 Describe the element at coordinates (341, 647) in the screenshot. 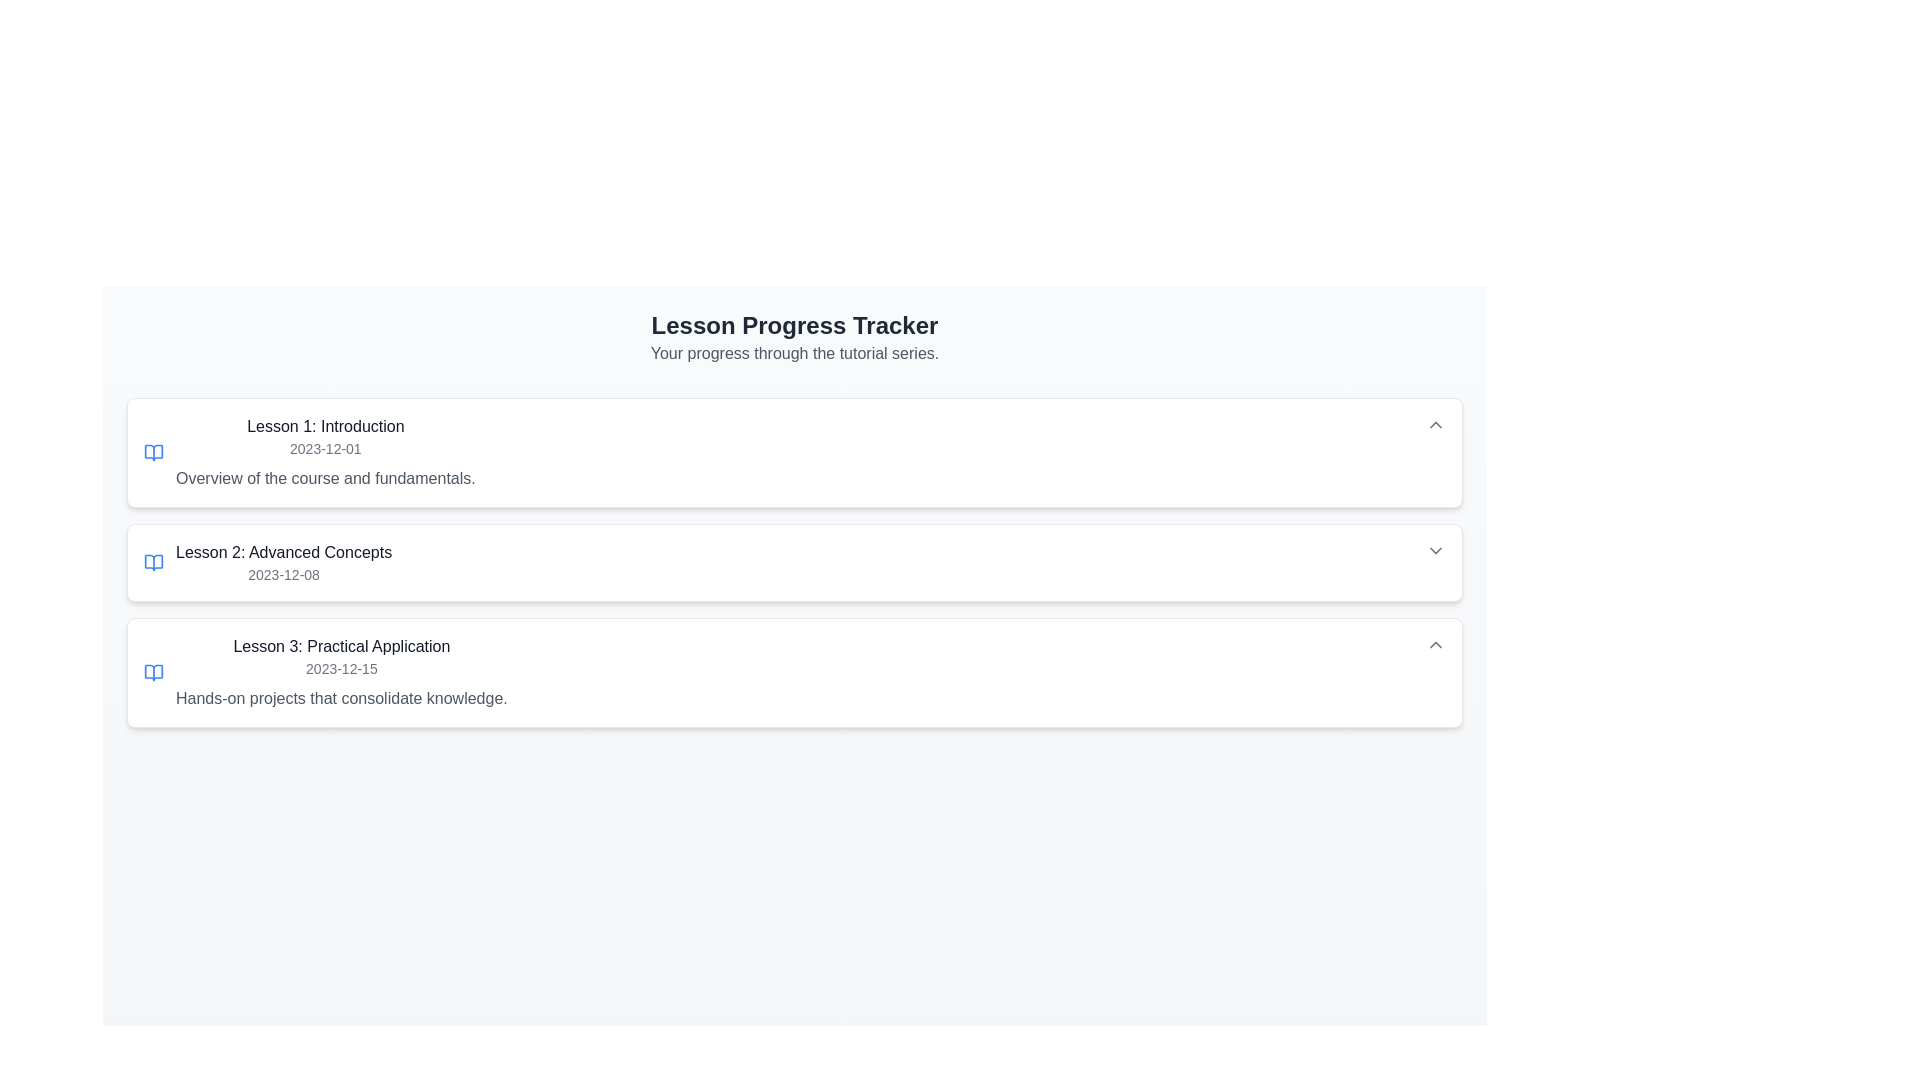

I see `the header text for the third lesson entry, which summarizes the specific topic or title of the lesson, enhancing navigation for users` at that location.